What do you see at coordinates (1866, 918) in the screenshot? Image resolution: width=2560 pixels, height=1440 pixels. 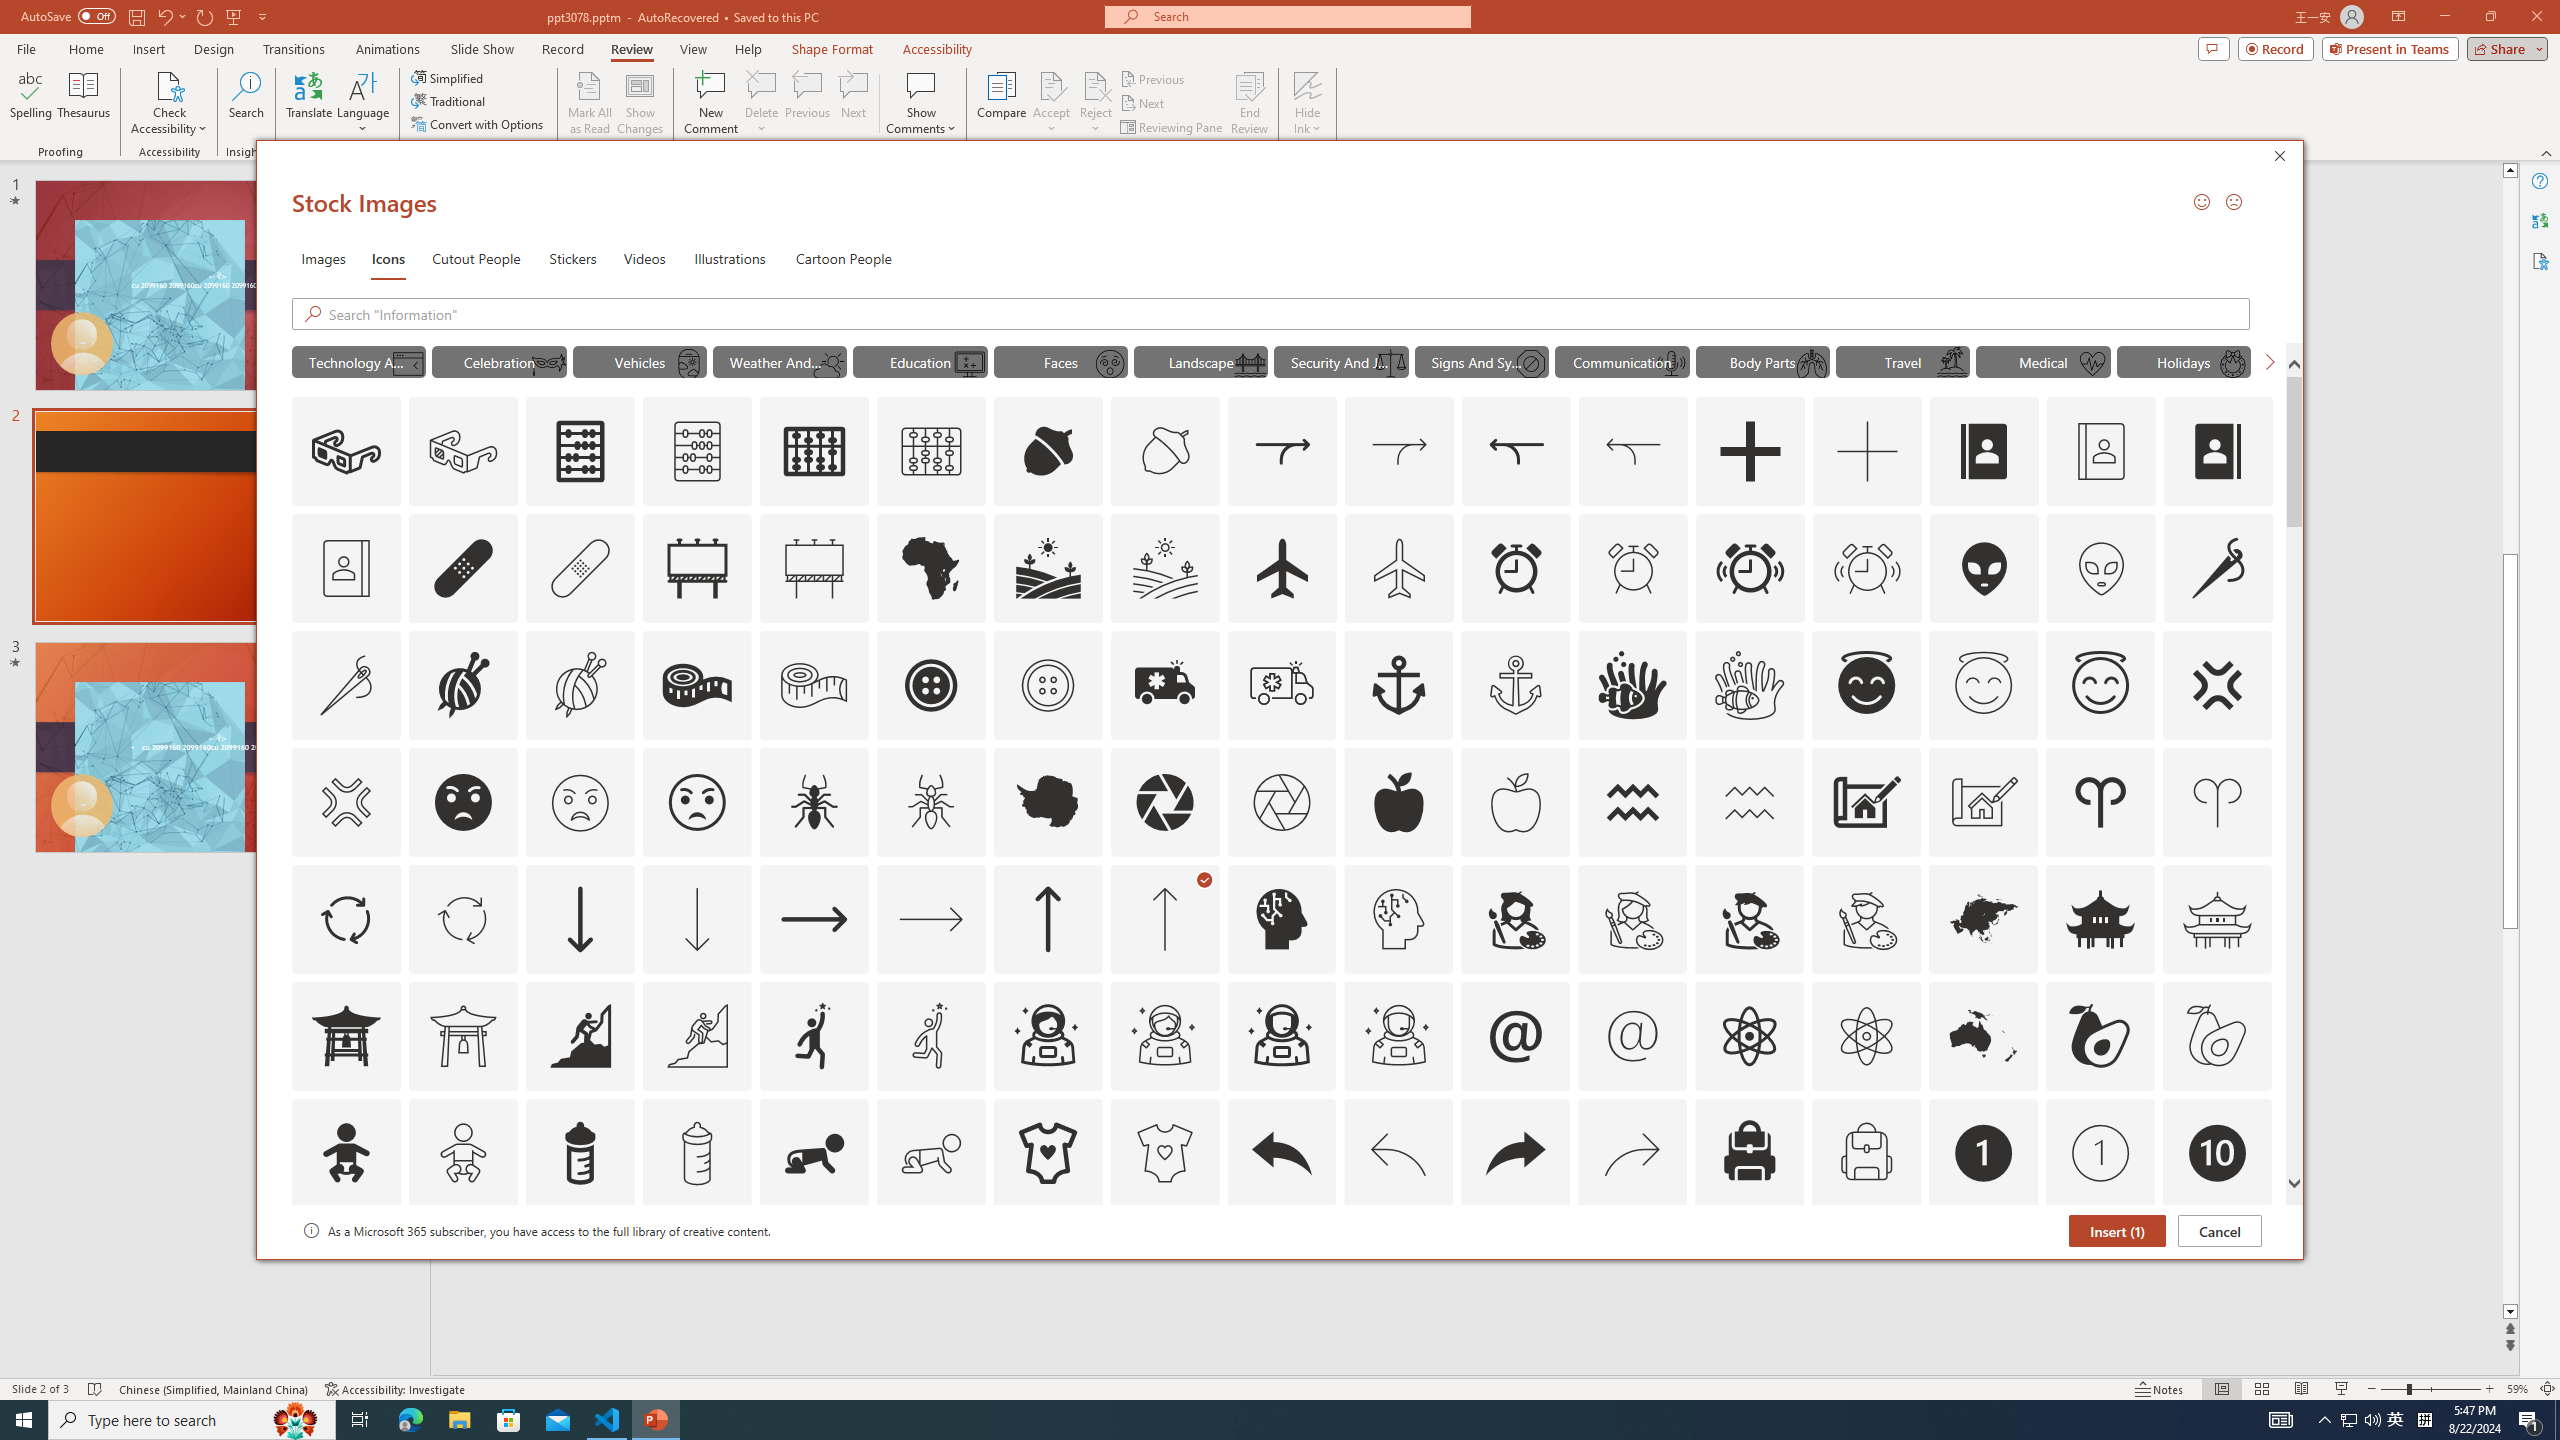 I see `'AutomationID: Icons_ArtistMale_M'` at bounding box center [1866, 918].